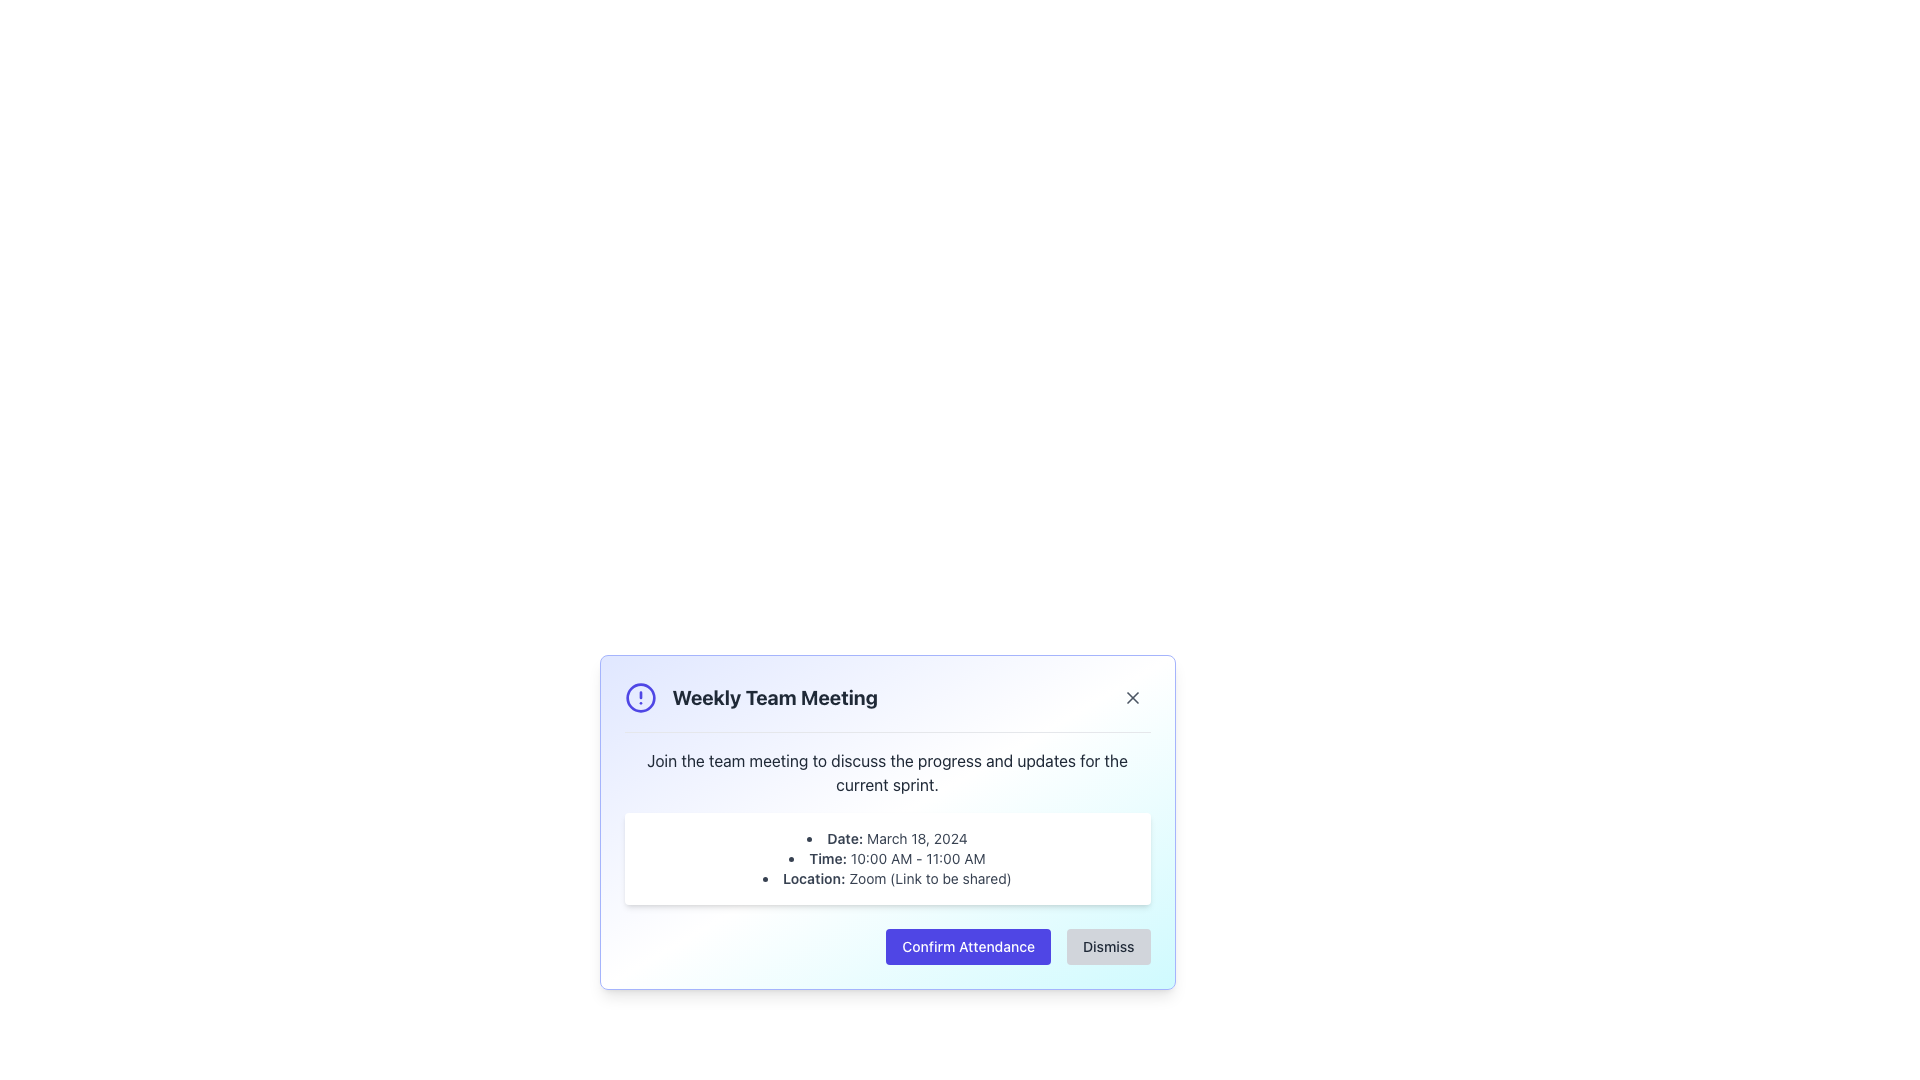 The image size is (1920, 1080). What do you see at coordinates (886, 771) in the screenshot?
I see `the text element reading 'Join the team meeting to discuss the progress and updates for the current sprint.' which is located in the 'Weekly Team Meeting' modal dialog box` at bounding box center [886, 771].